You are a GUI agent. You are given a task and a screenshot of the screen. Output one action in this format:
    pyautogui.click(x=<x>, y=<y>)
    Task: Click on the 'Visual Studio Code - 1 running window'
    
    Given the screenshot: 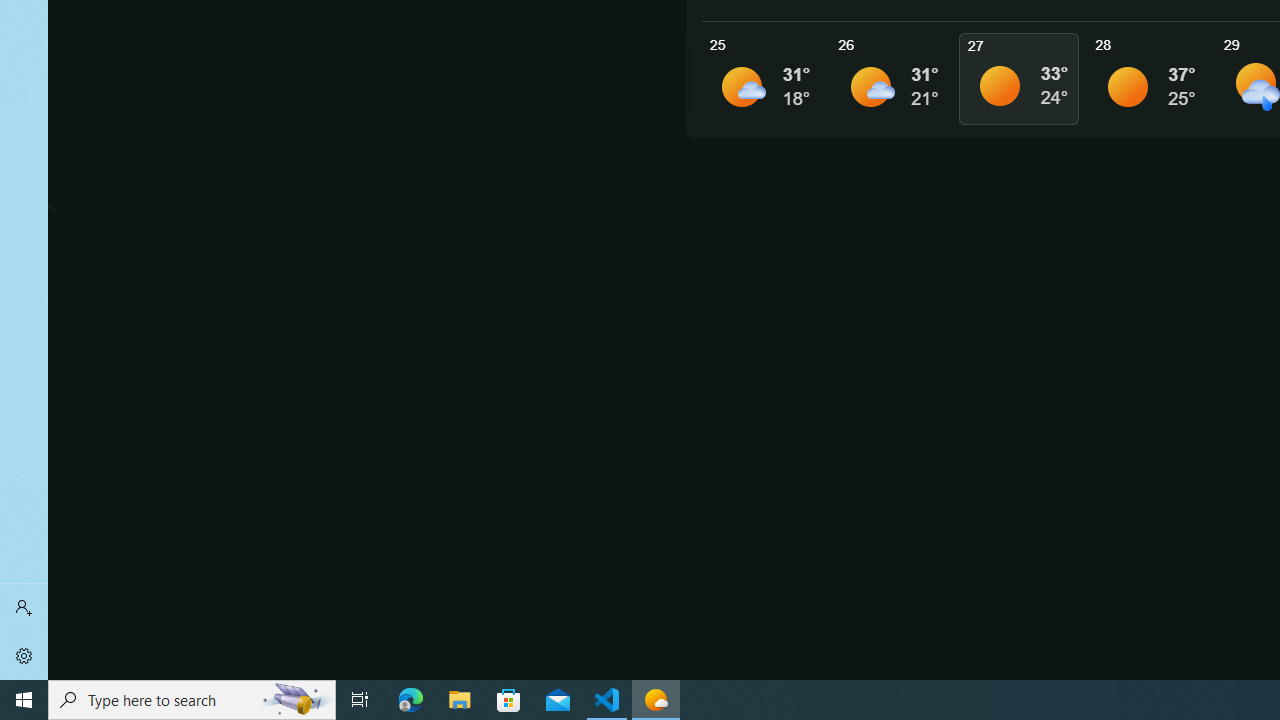 What is the action you would take?
    pyautogui.click(x=606, y=698)
    